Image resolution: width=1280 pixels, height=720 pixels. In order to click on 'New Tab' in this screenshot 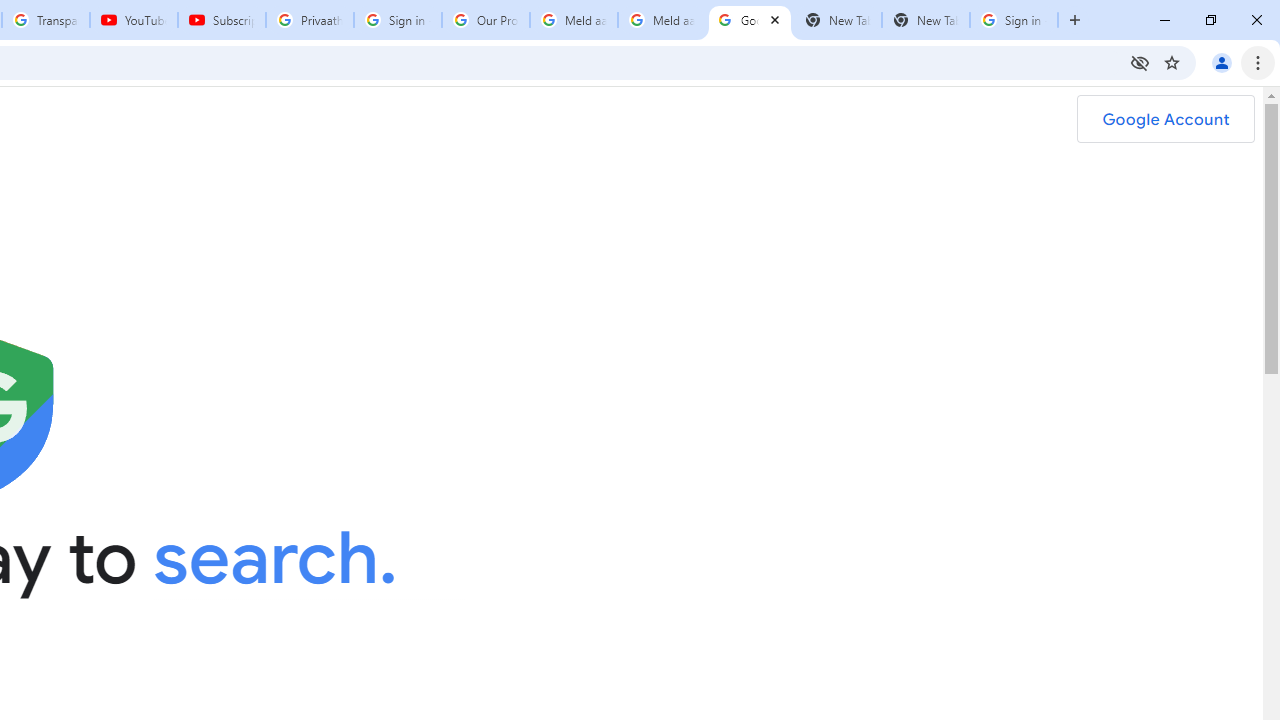, I will do `click(925, 20)`.